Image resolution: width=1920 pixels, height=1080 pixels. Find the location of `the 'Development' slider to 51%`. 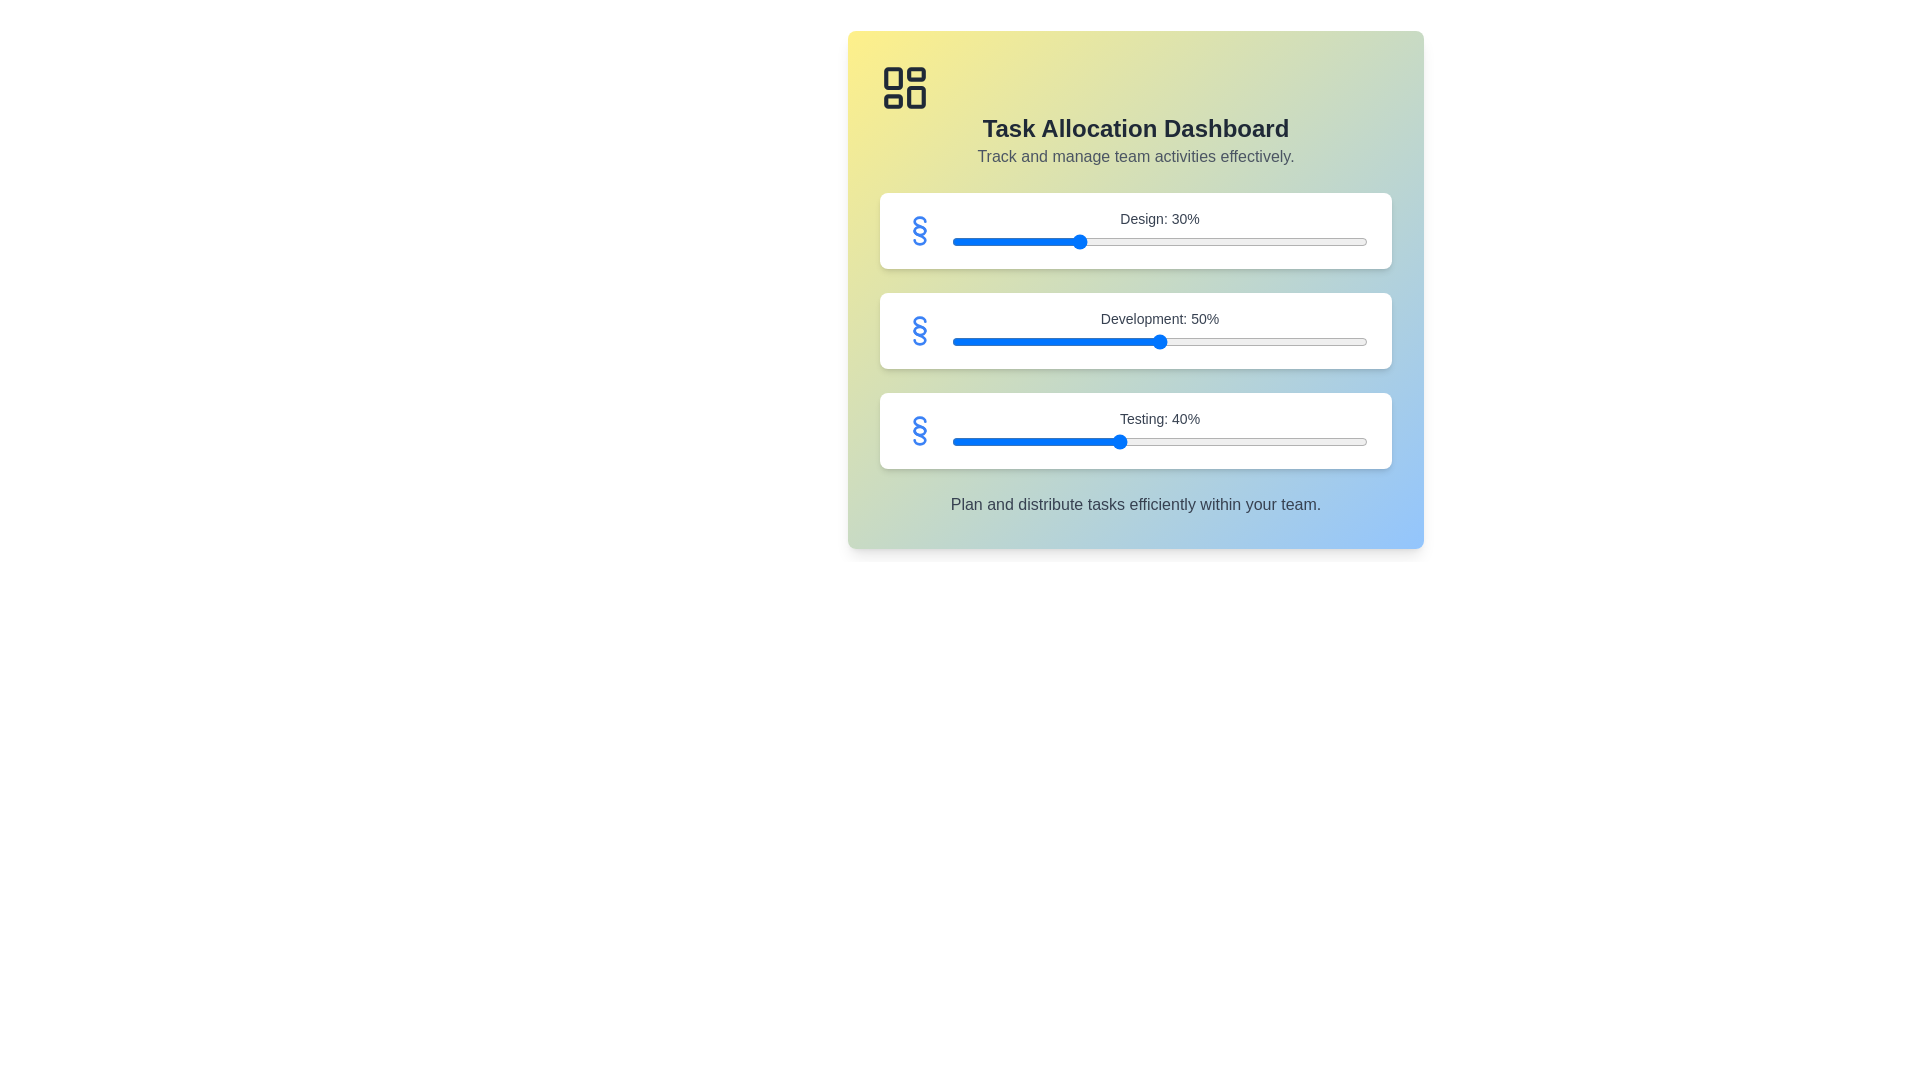

the 'Development' slider to 51% is located at coordinates (1164, 341).